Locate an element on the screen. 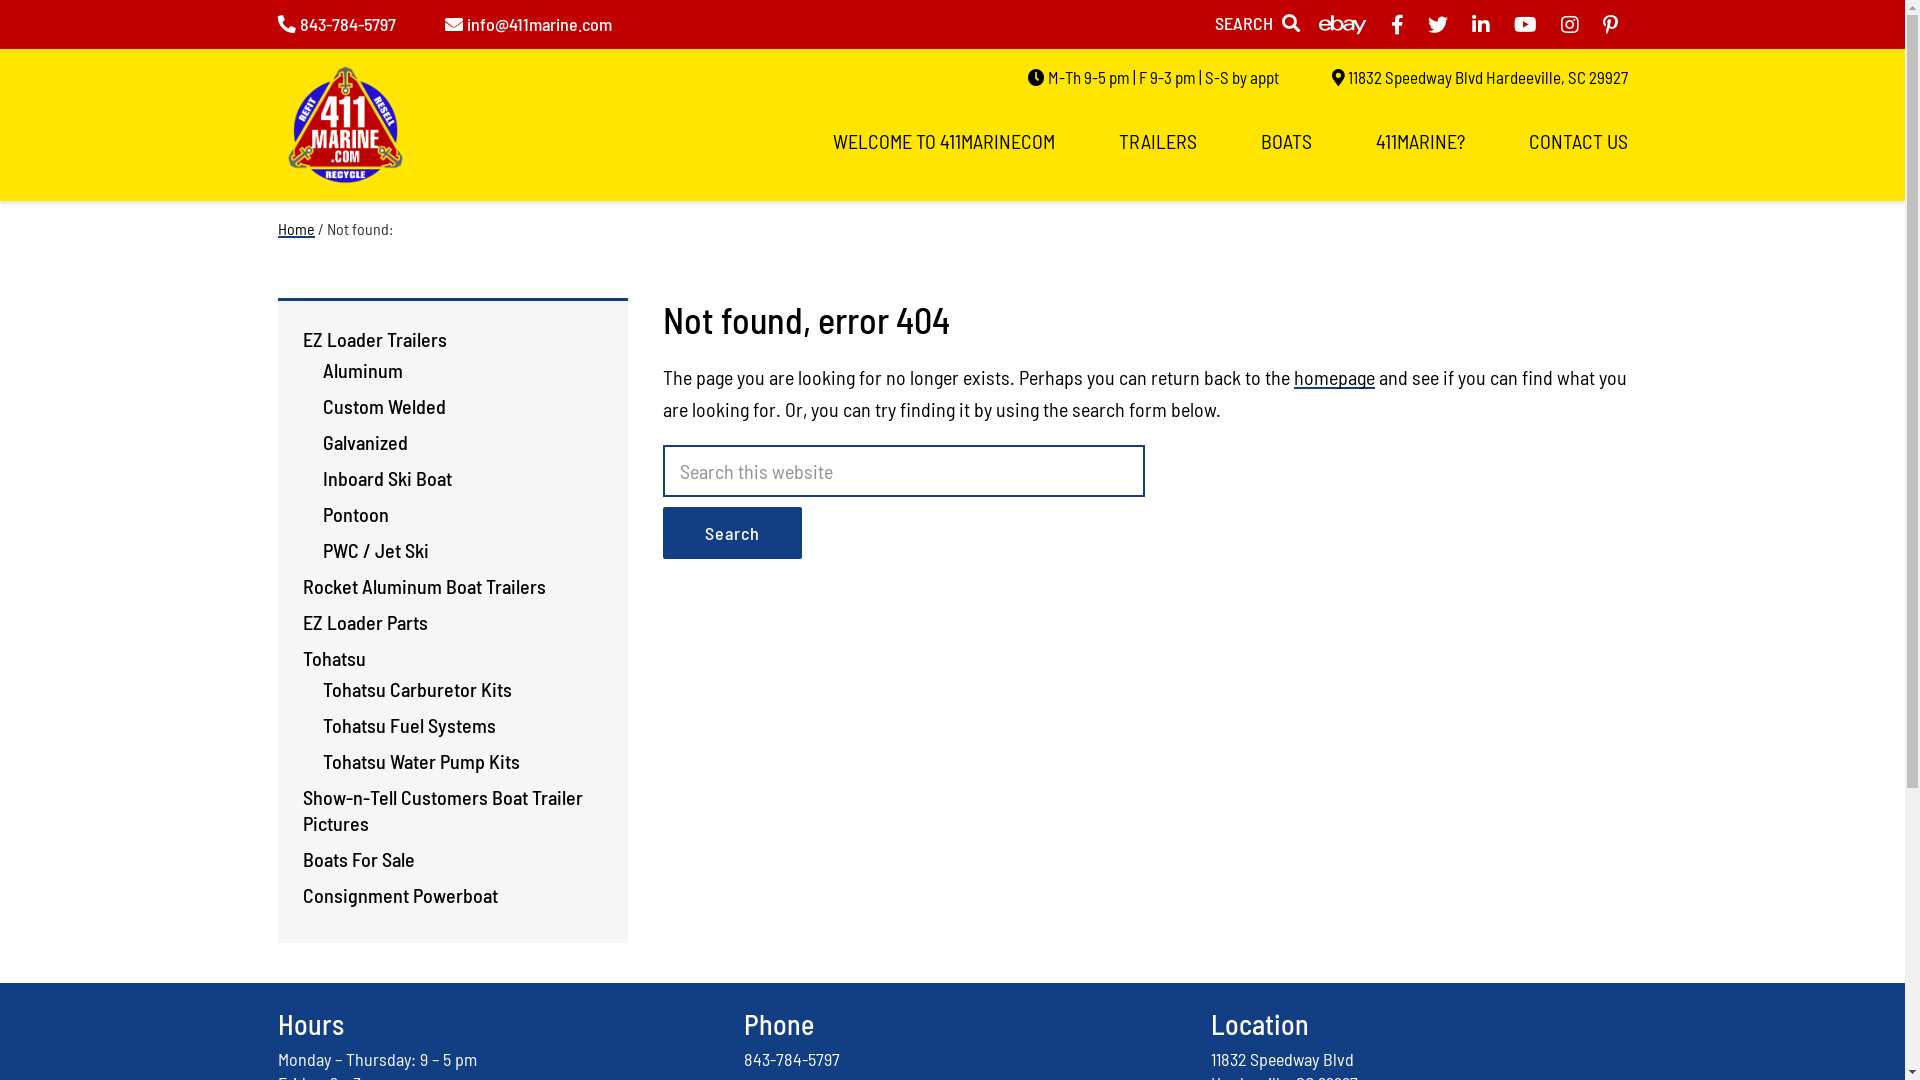 Image resolution: width=1920 pixels, height=1080 pixels. 'Tohatsu Fuel Systems' is located at coordinates (407, 725).